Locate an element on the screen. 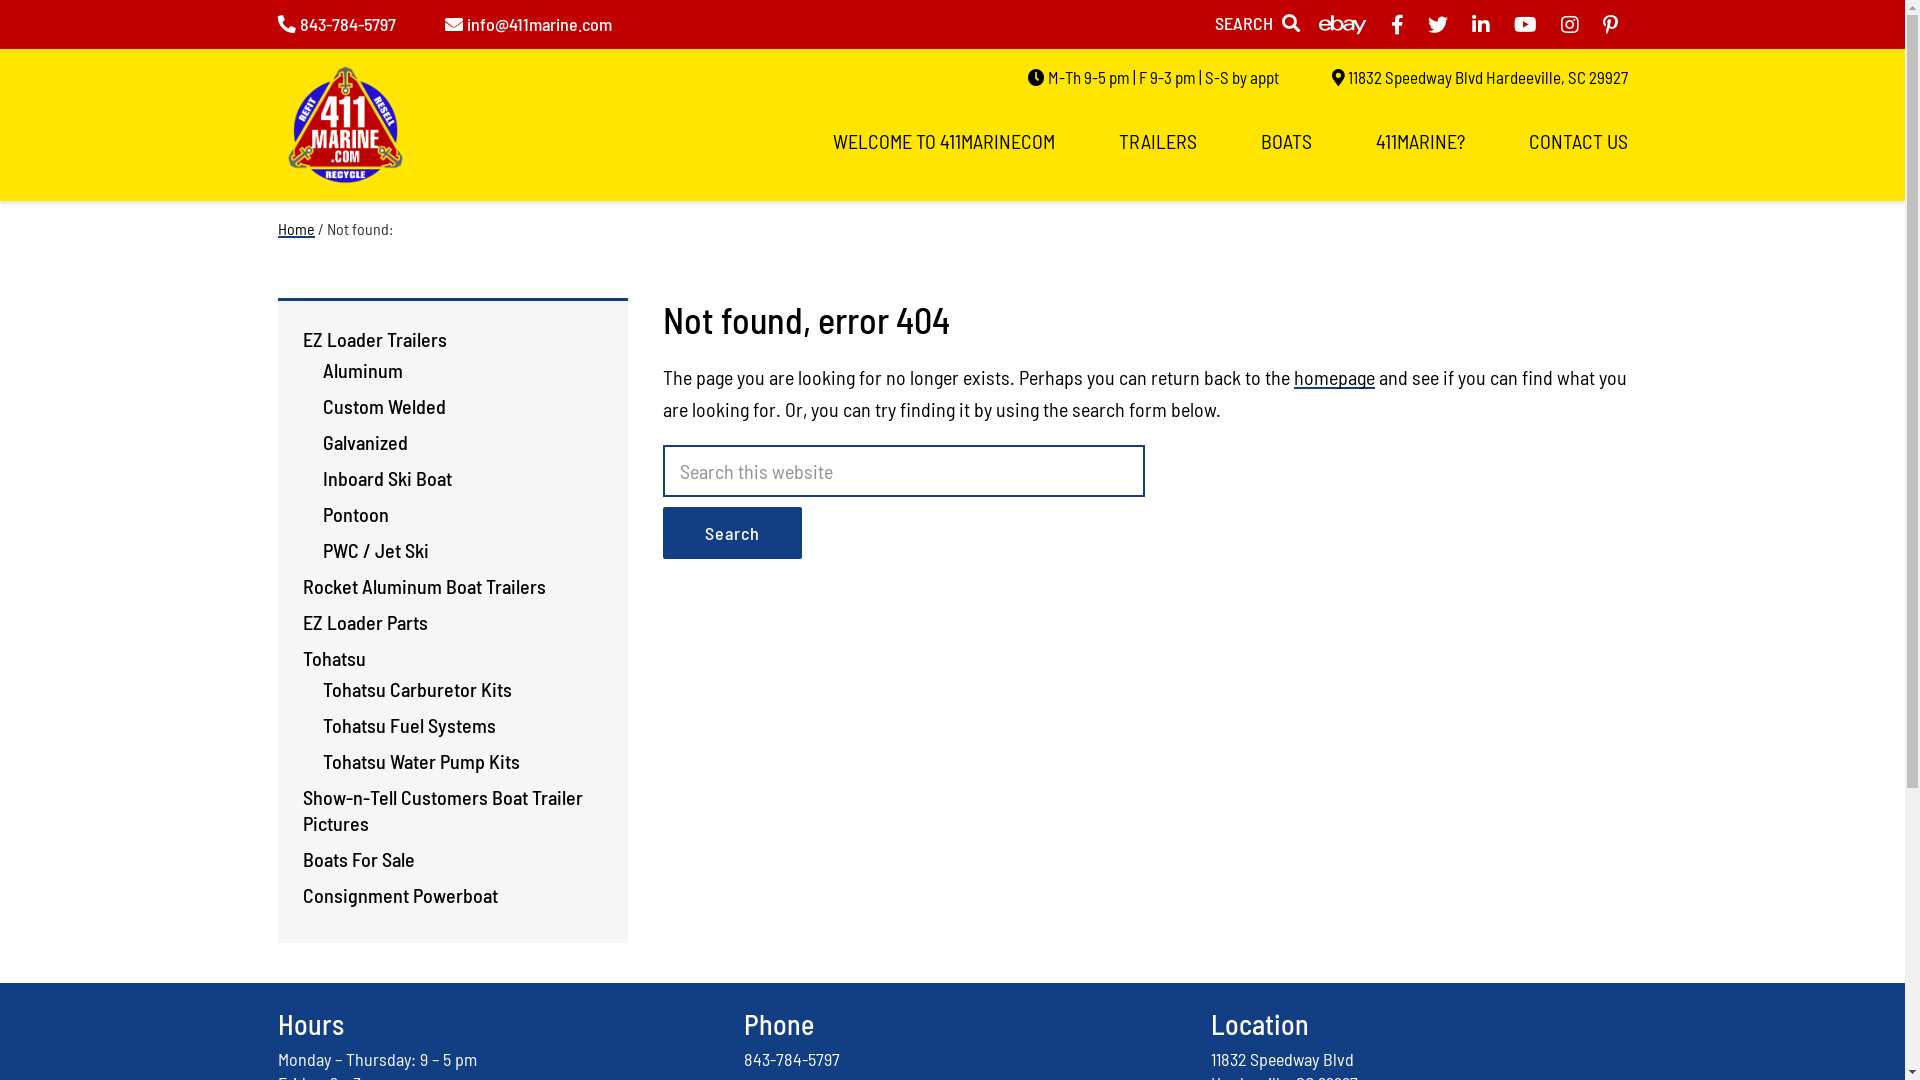 Image resolution: width=1920 pixels, height=1080 pixels. 'Tohatsu Fuel Systems' is located at coordinates (407, 725).